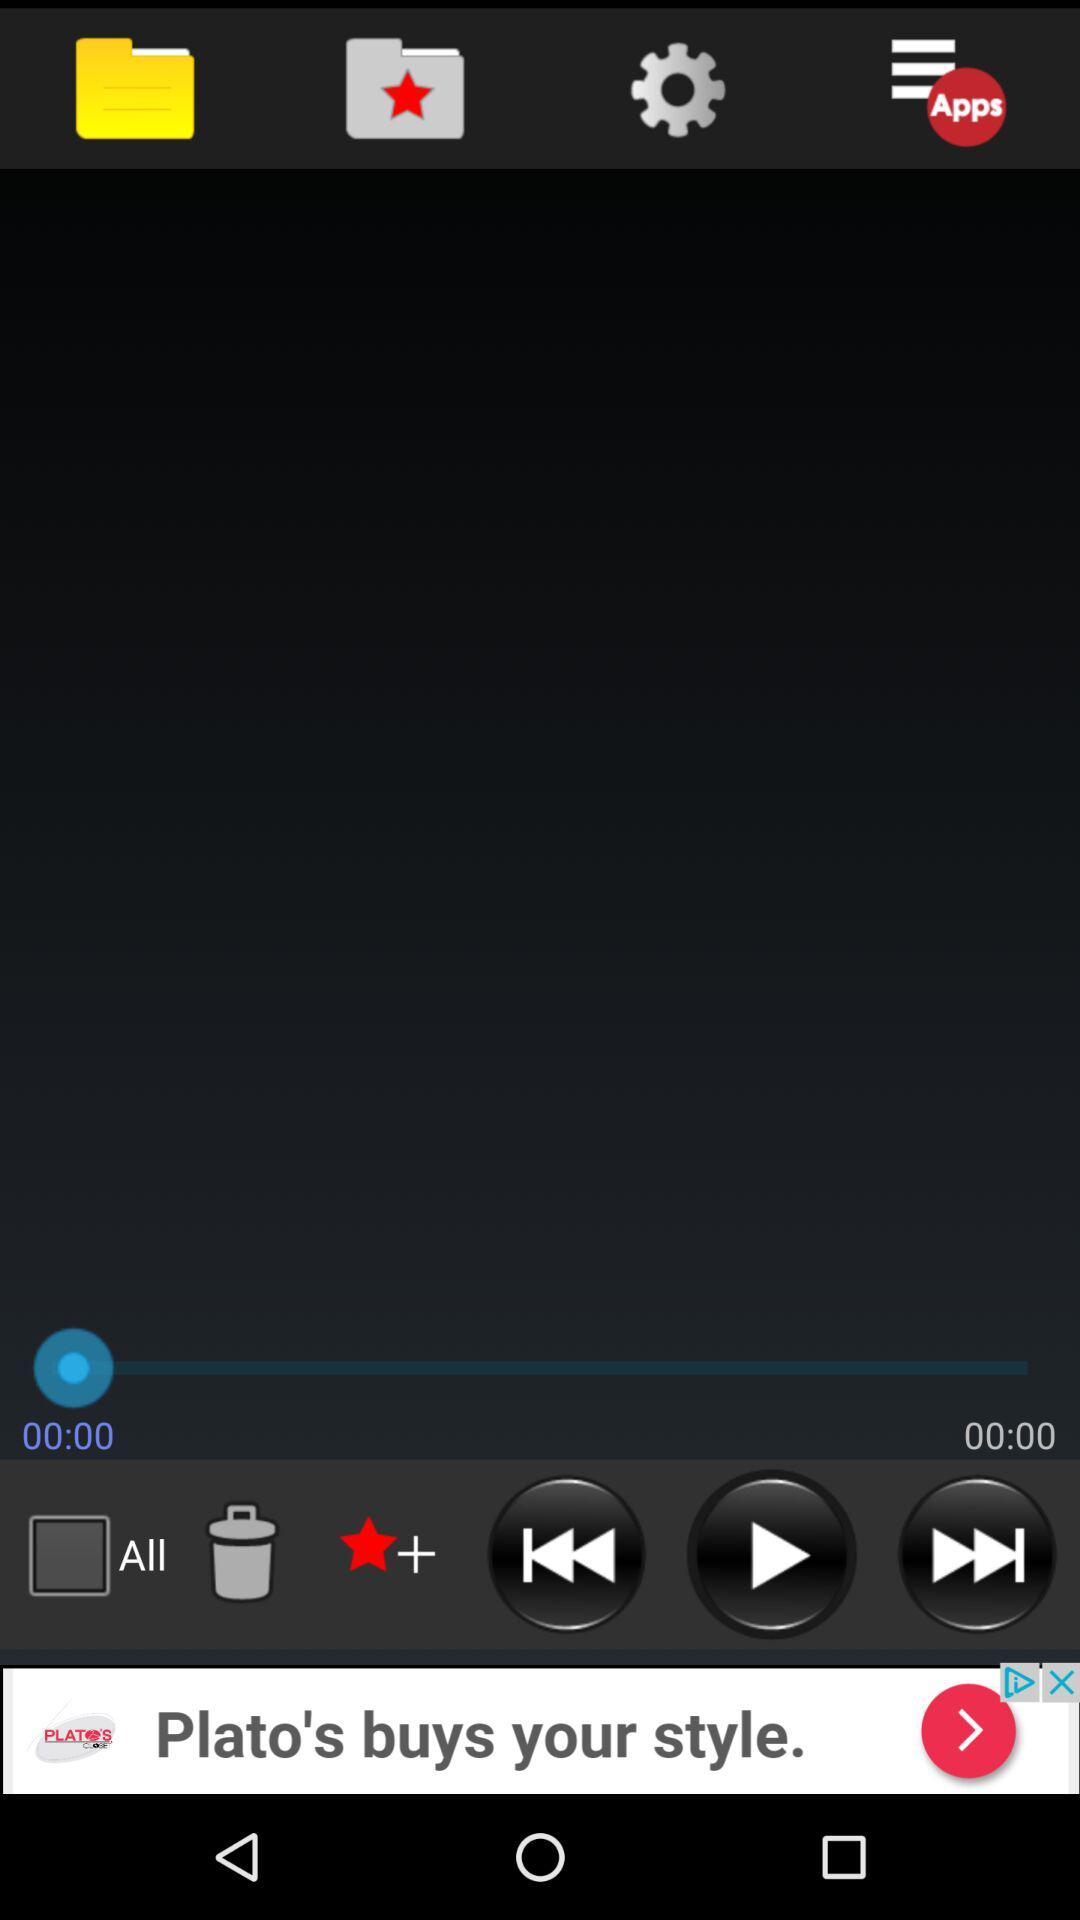  What do you see at coordinates (675, 93) in the screenshot?
I see `the settings icon` at bounding box center [675, 93].